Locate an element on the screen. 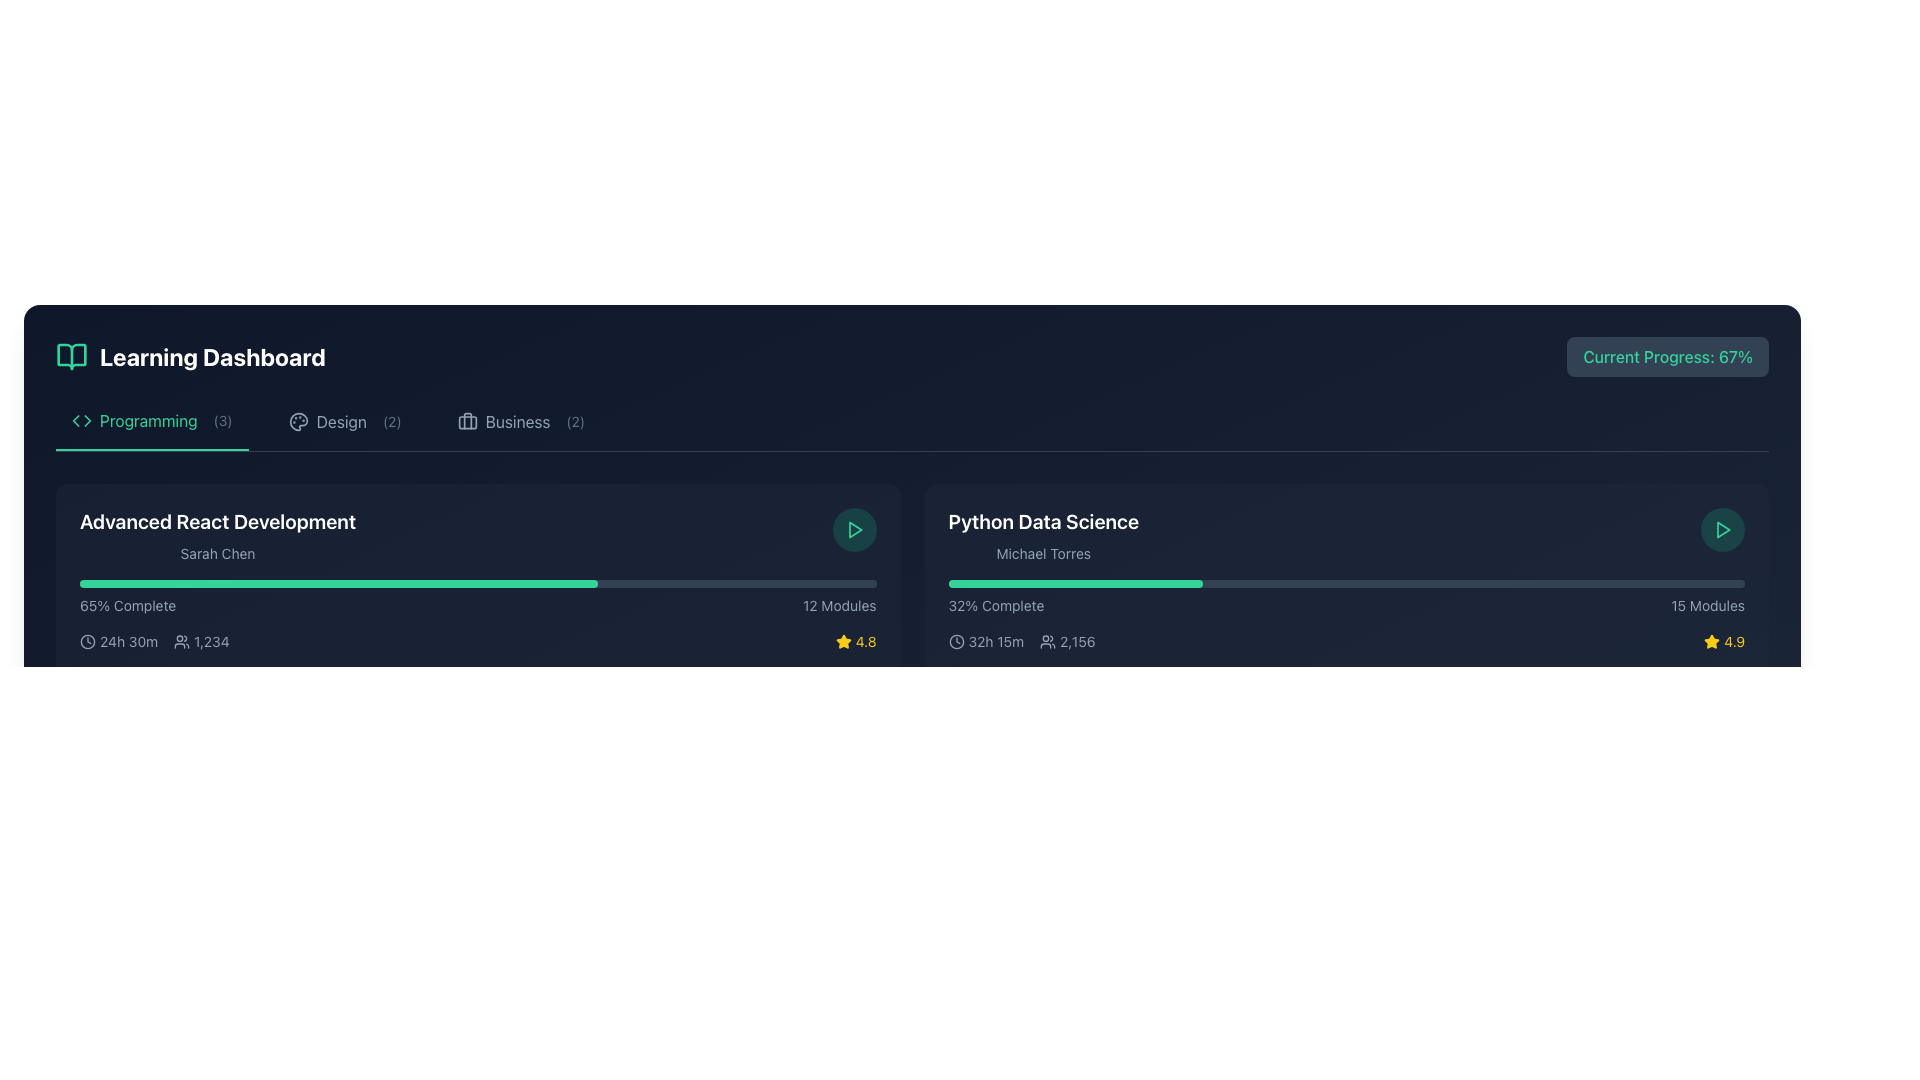 The height and width of the screenshot is (1080, 1920). the briefcase icon in the 'Business (2)' navigation menu is located at coordinates (466, 420).